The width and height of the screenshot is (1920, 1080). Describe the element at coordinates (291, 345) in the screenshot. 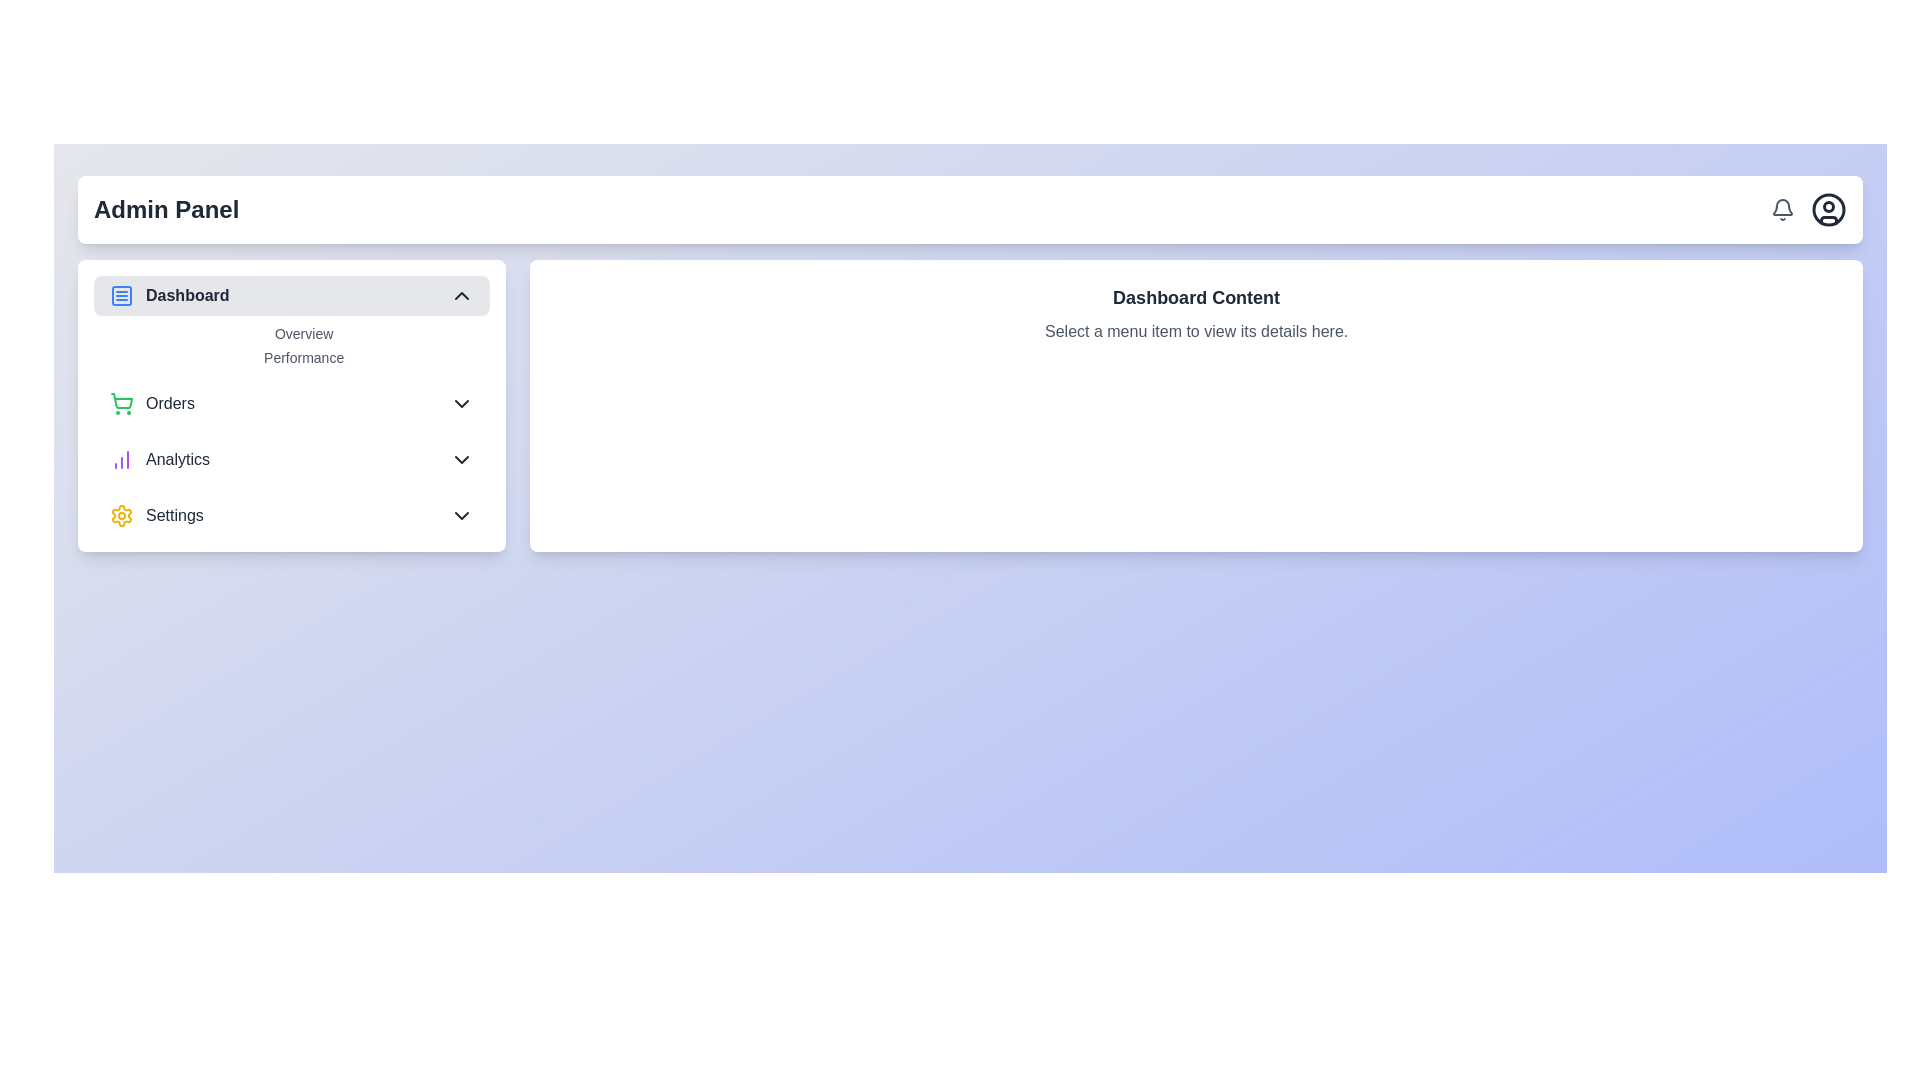

I see `the 'Overview' menu item located in the collapsible menu under the 'Dashboard' heading on the left-hand sidebar of the admin panel` at that location.